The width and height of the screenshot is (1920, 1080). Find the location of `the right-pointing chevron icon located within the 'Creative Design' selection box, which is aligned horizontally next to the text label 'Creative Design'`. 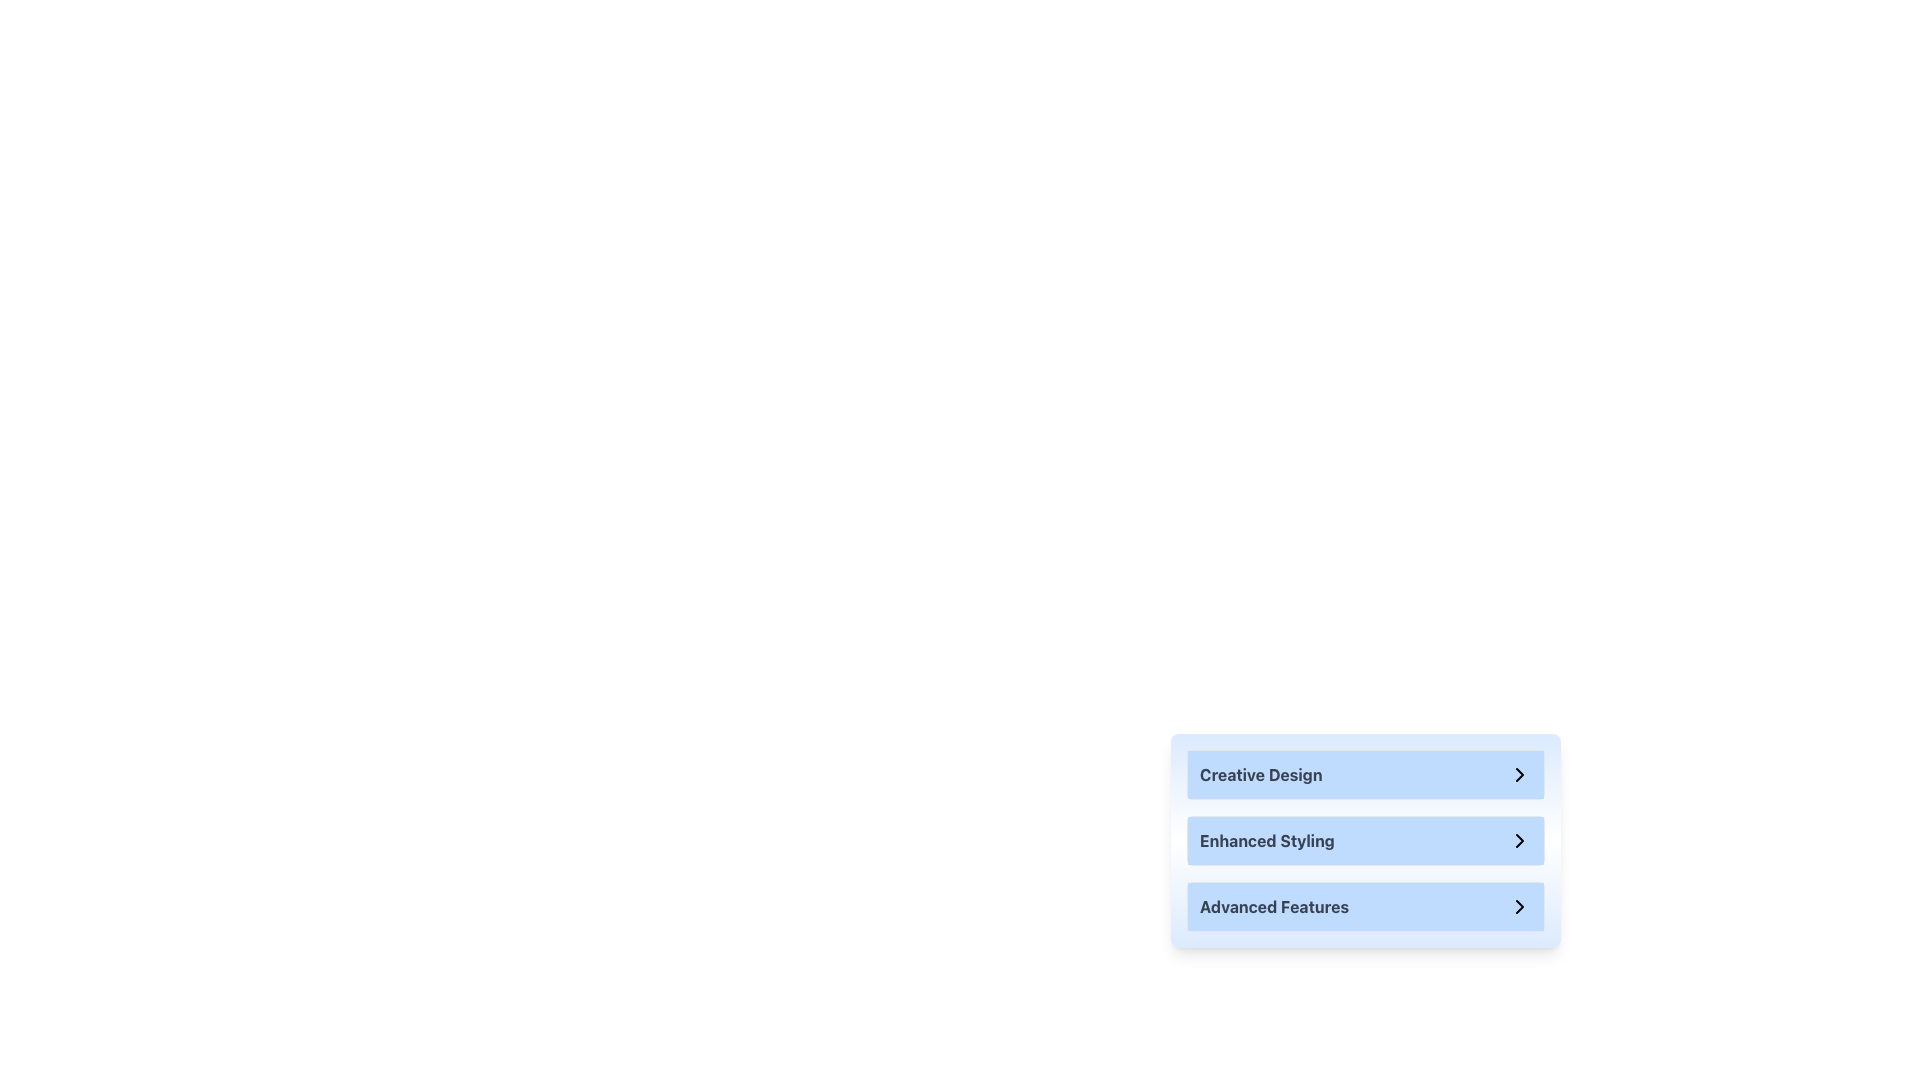

the right-pointing chevron icon located within the 'Creative Design' selection box, which is aligned horizontally next to the text label 'Creative Design' is located at coordinates (1520, 774).